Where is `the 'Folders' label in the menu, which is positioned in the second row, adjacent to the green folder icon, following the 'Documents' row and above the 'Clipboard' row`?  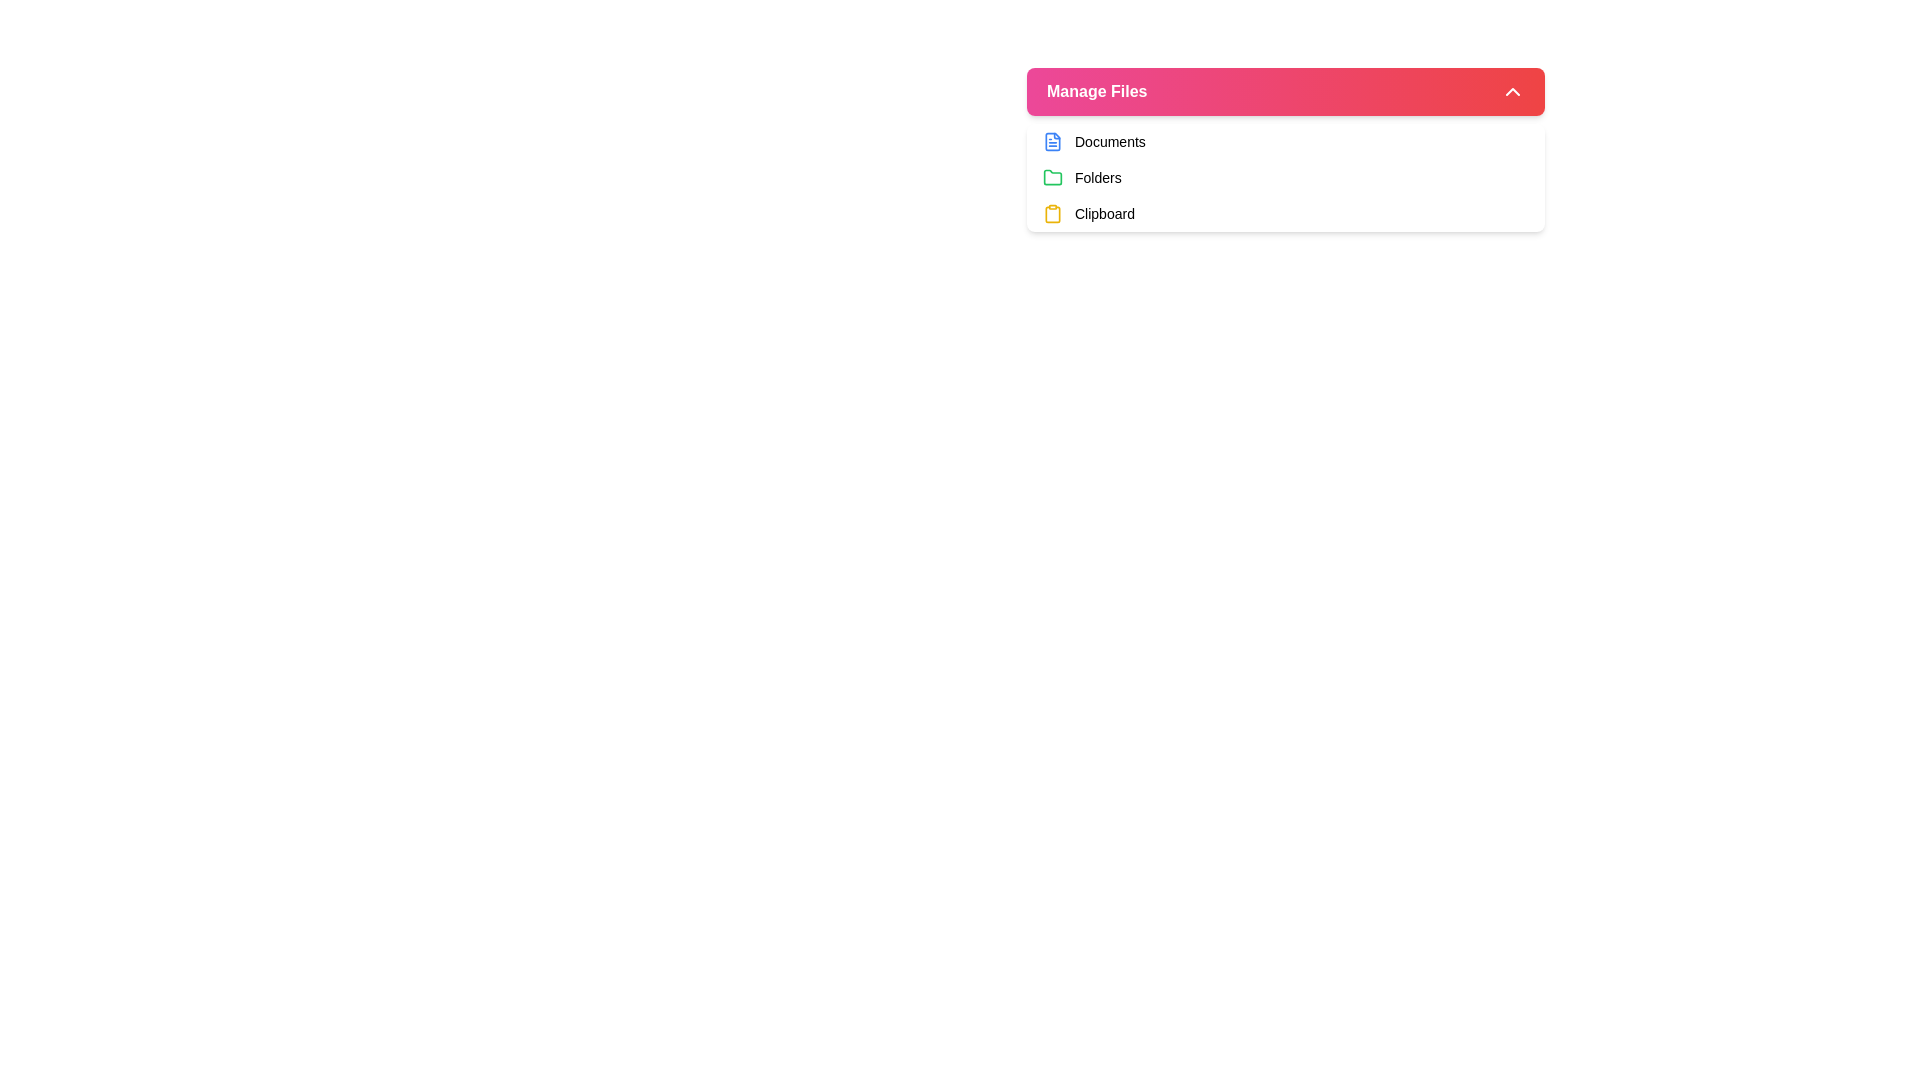 the 'Folders' label in the menu, which is positioned in the second row, adjacent to the green folder icon, following the 'Documents' row and above the 'Clipboard' row is located at coordinates (1097, 176).